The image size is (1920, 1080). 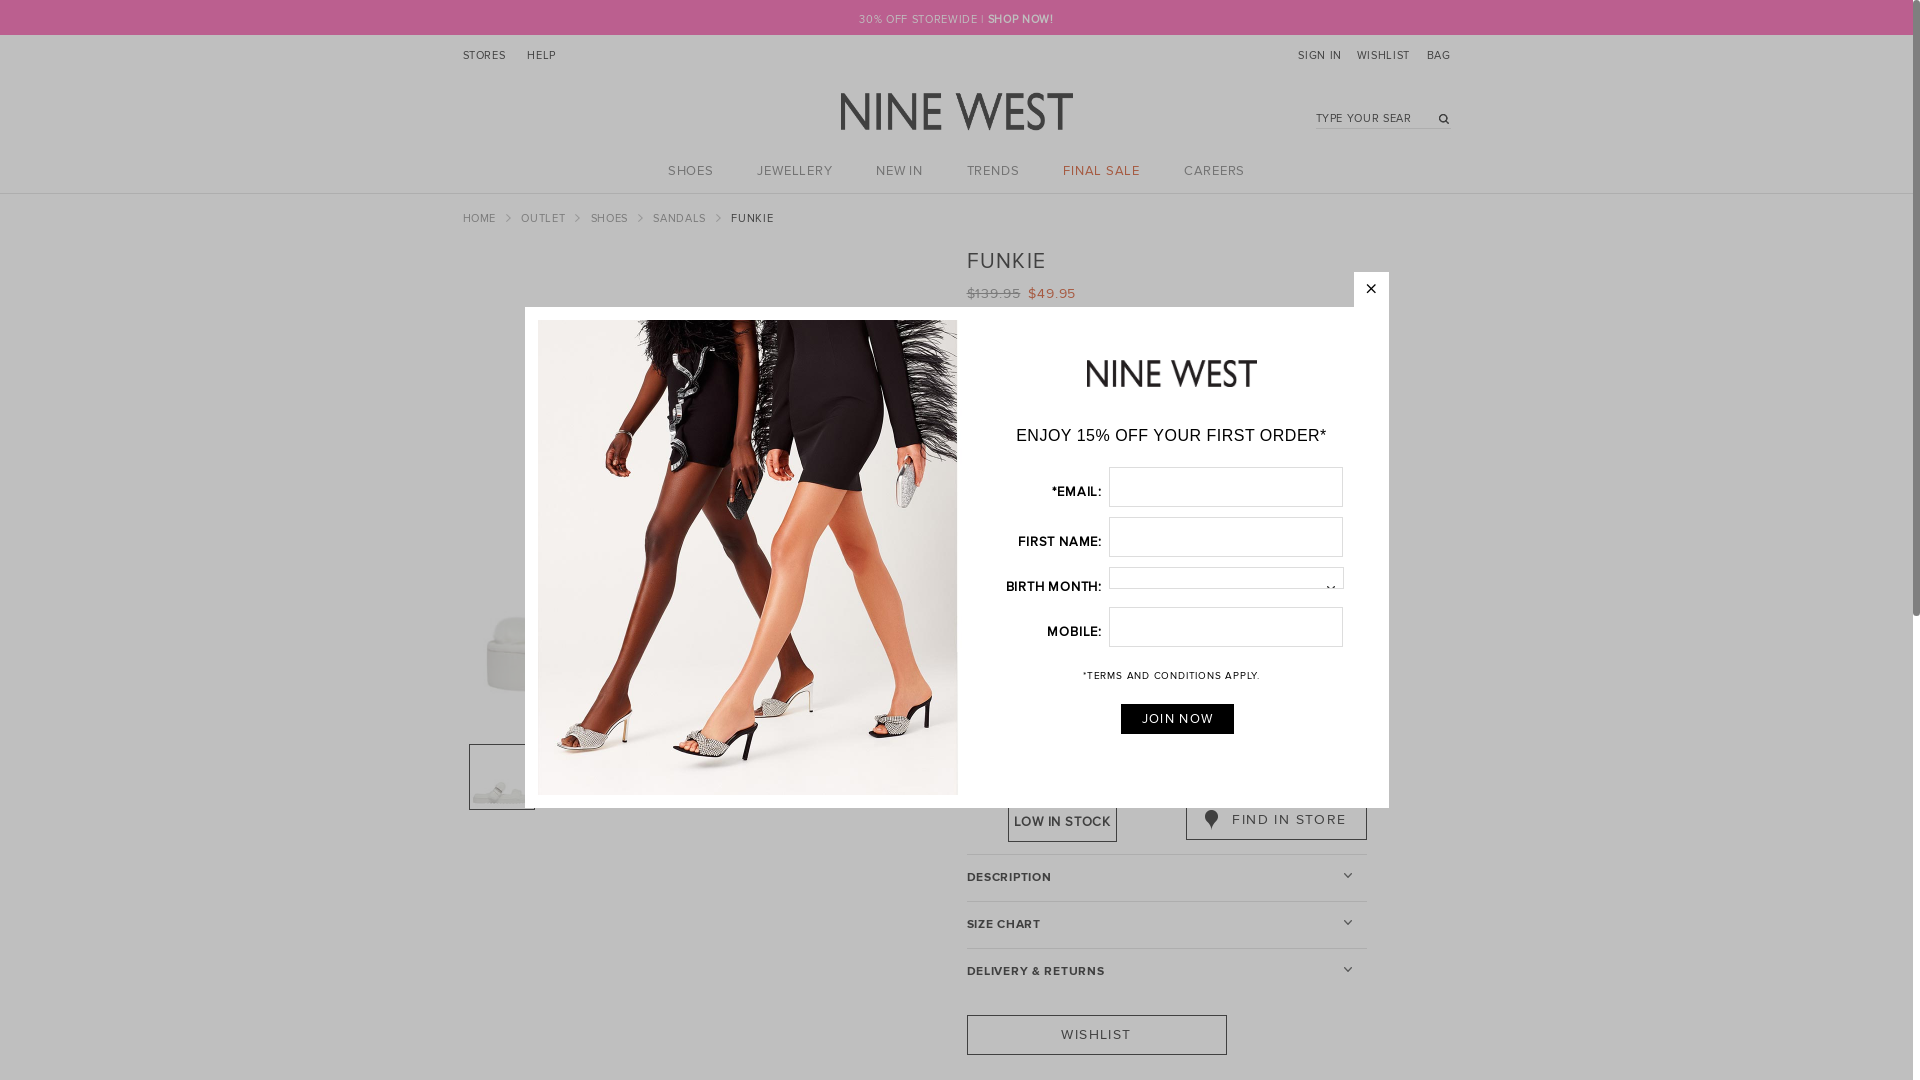 What do you see at coordinates (1082, 524) in the screenshot?
I see `'8.5'` at bounding box center [1082, 524].